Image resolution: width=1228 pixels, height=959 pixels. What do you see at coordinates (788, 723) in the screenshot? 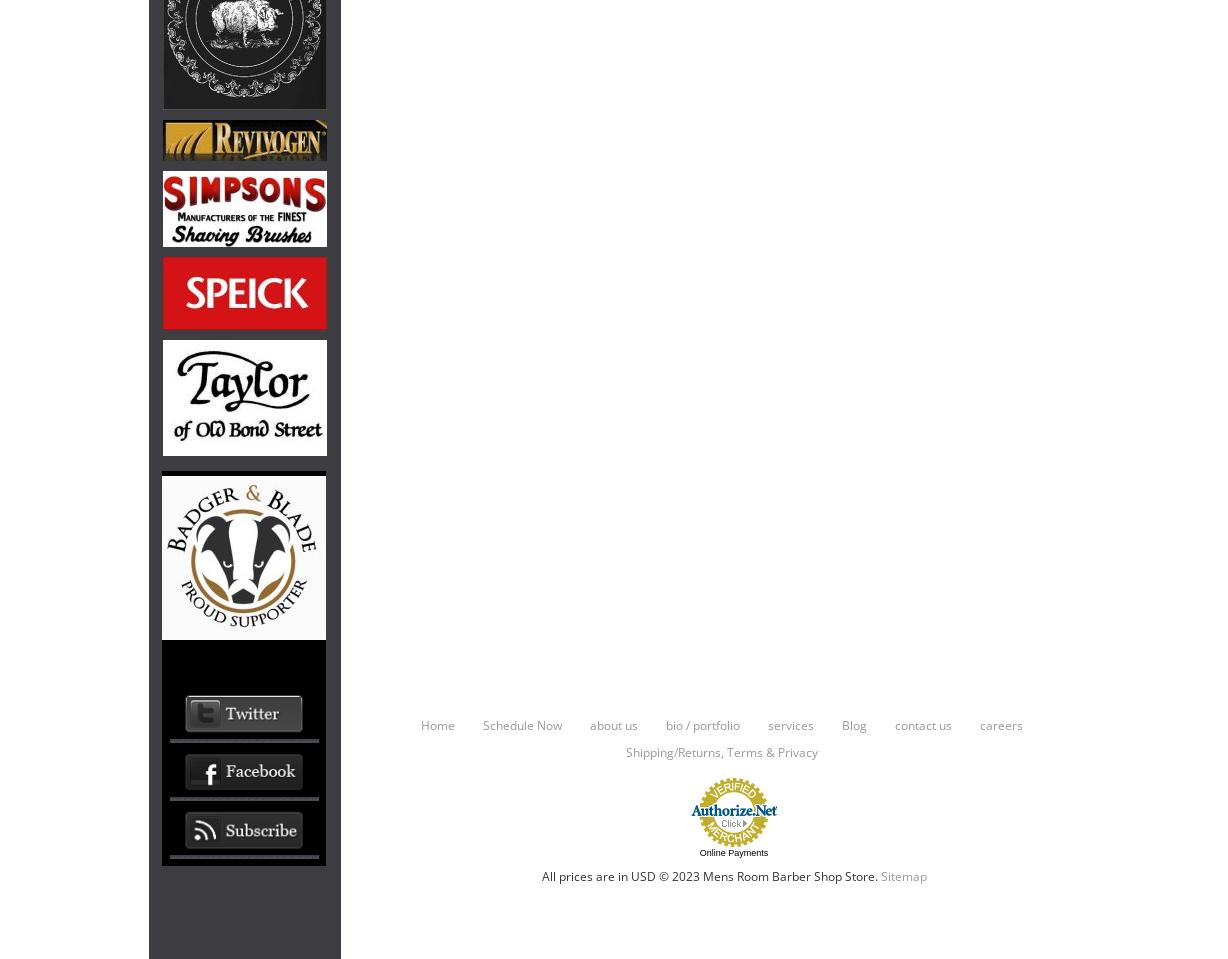
I see `'services'` at bounding box center [788, 723].